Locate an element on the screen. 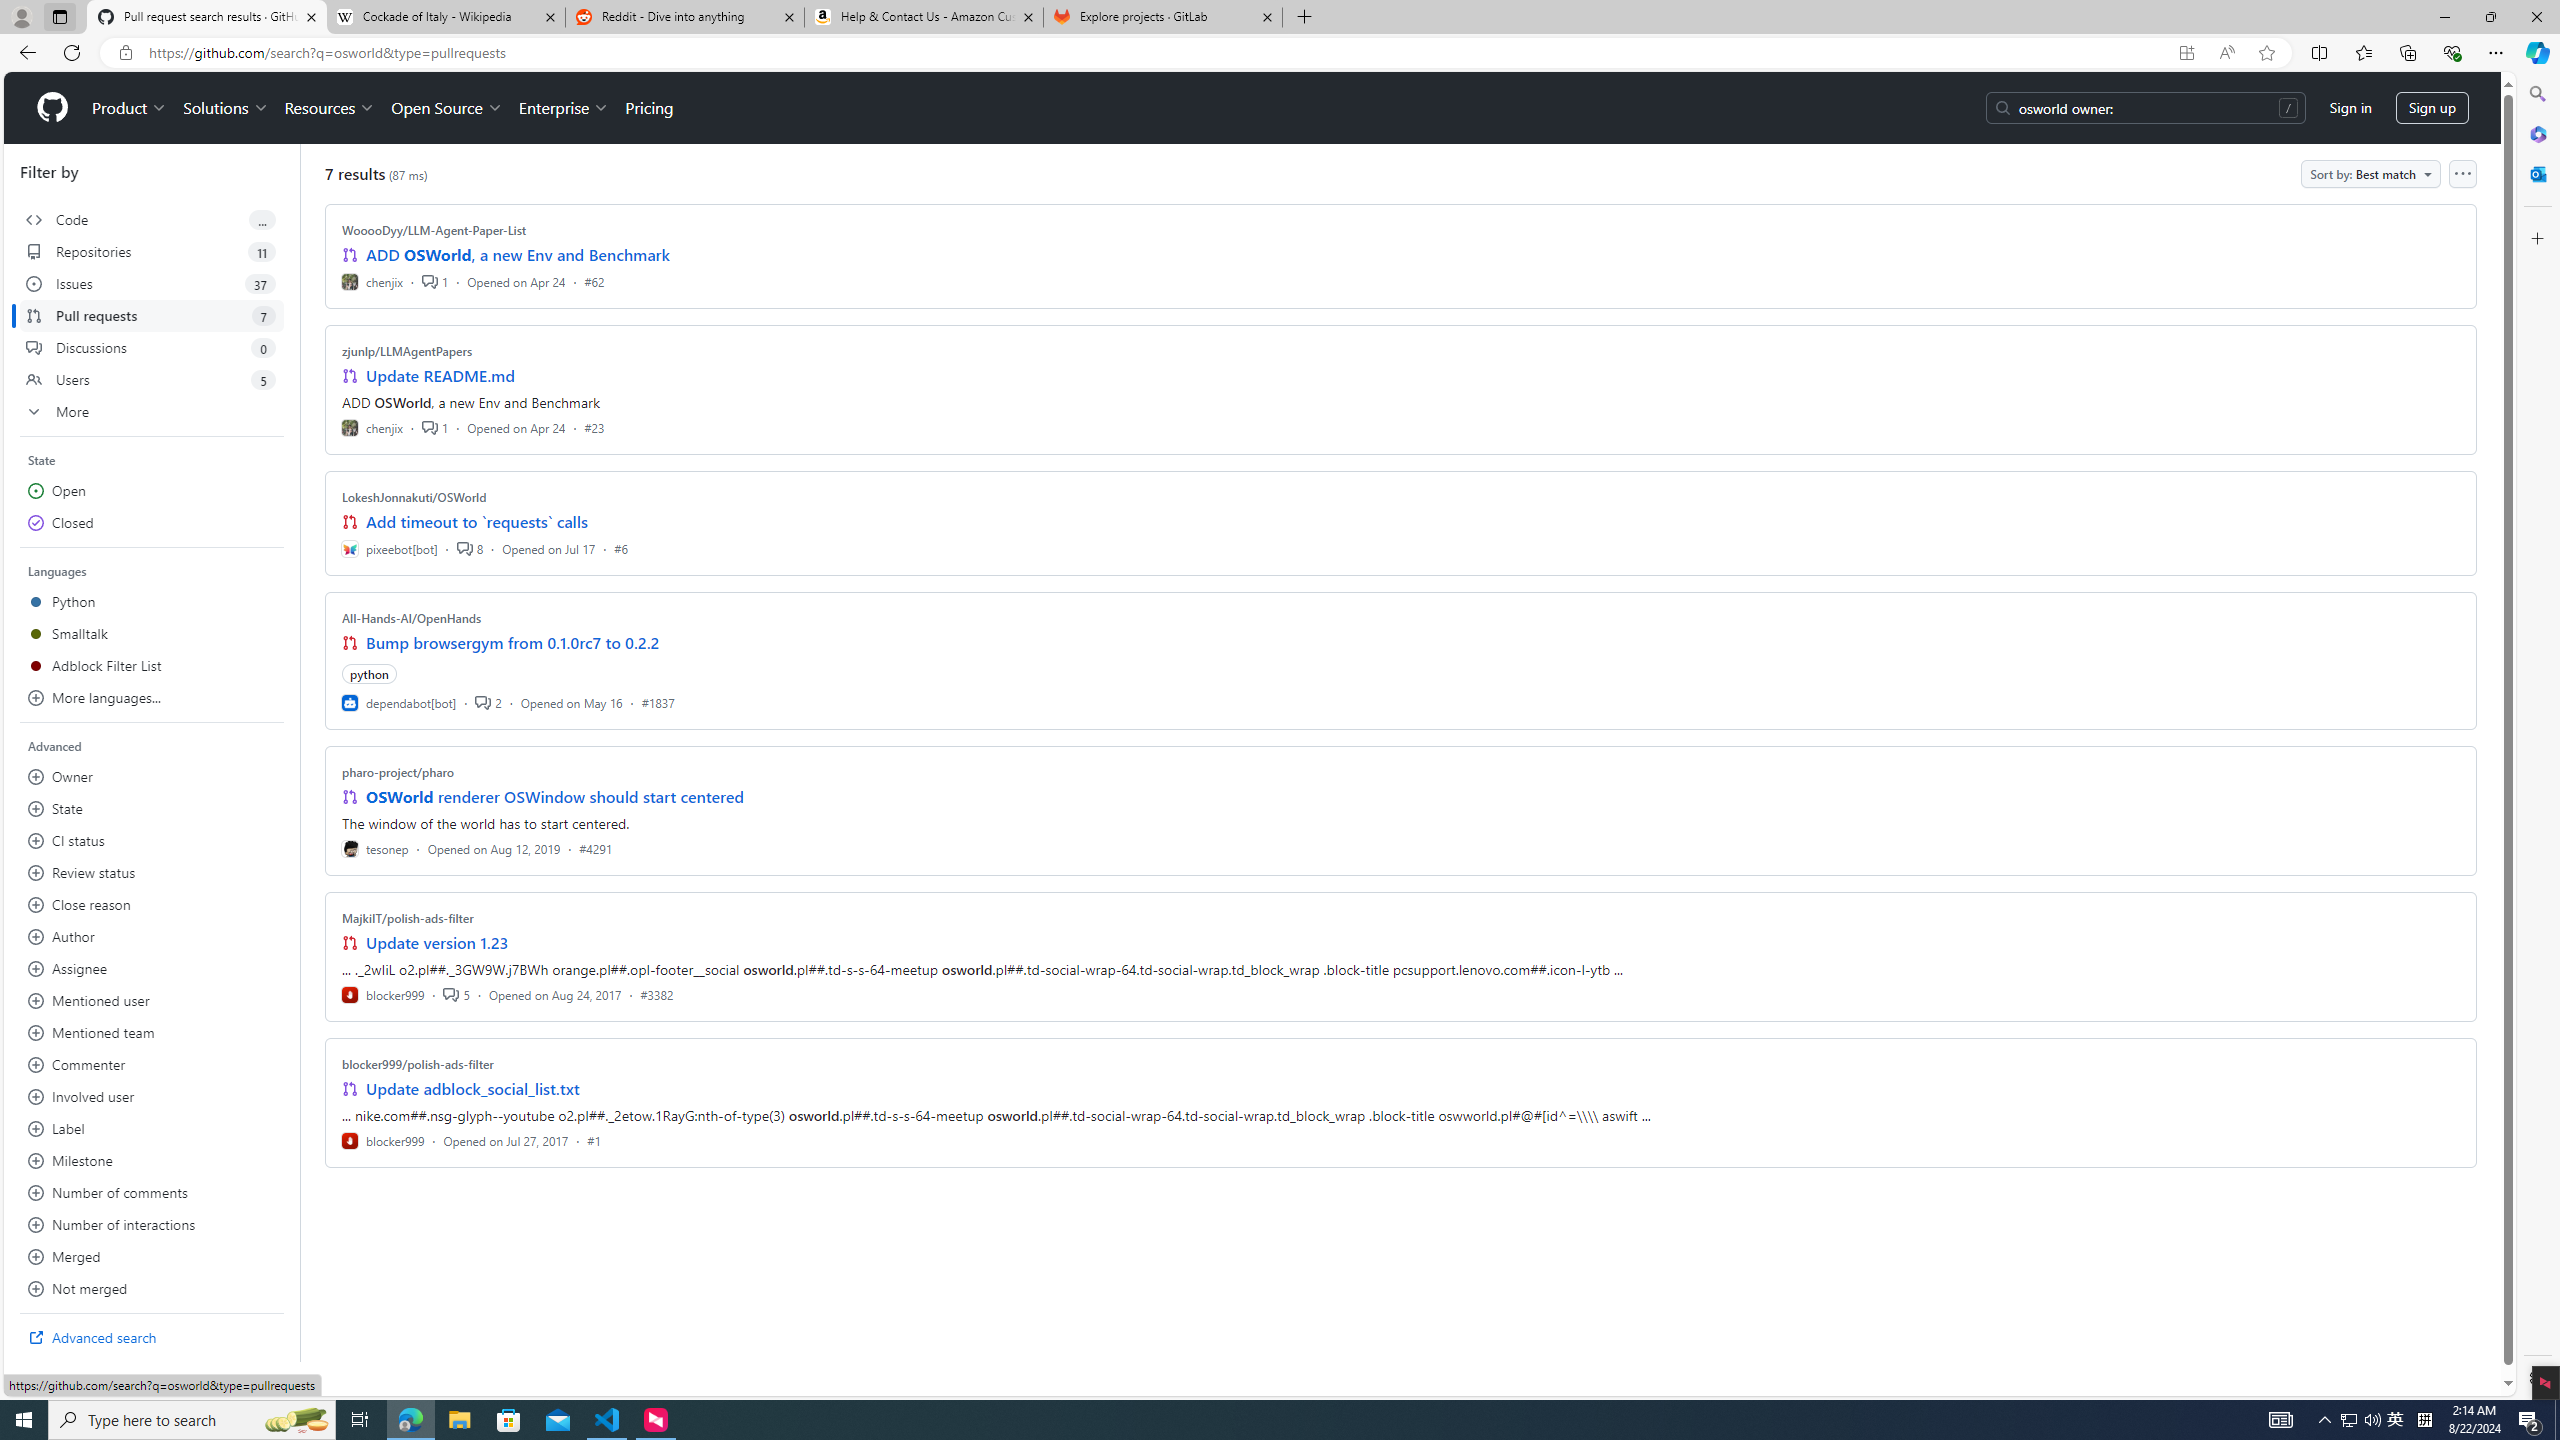 The width and height of the screenshot is (2560, 1440). 'All-Hands-AI/OpenHands' is located at coordinates (411, 616).